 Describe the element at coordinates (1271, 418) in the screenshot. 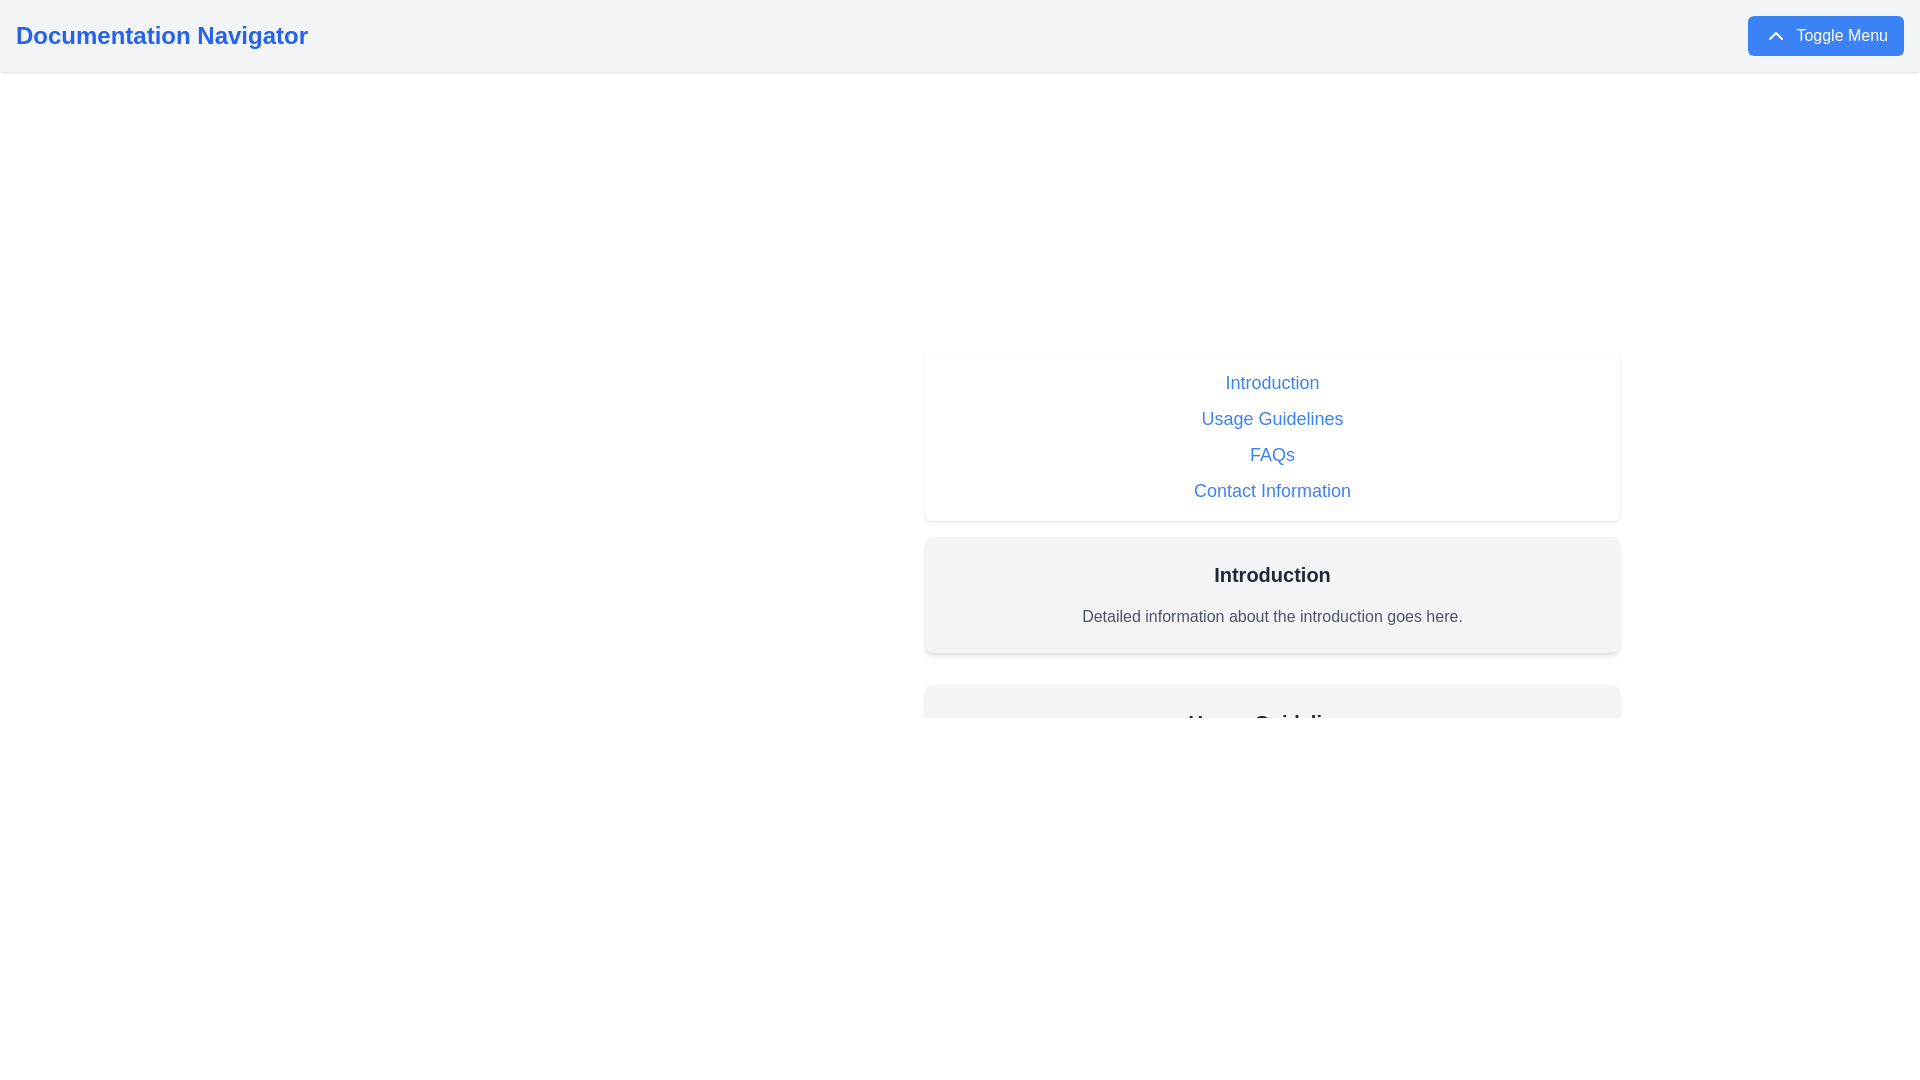

I see `the second hyperlink in the vertical navigation list at the top-center of the interface` at that location.